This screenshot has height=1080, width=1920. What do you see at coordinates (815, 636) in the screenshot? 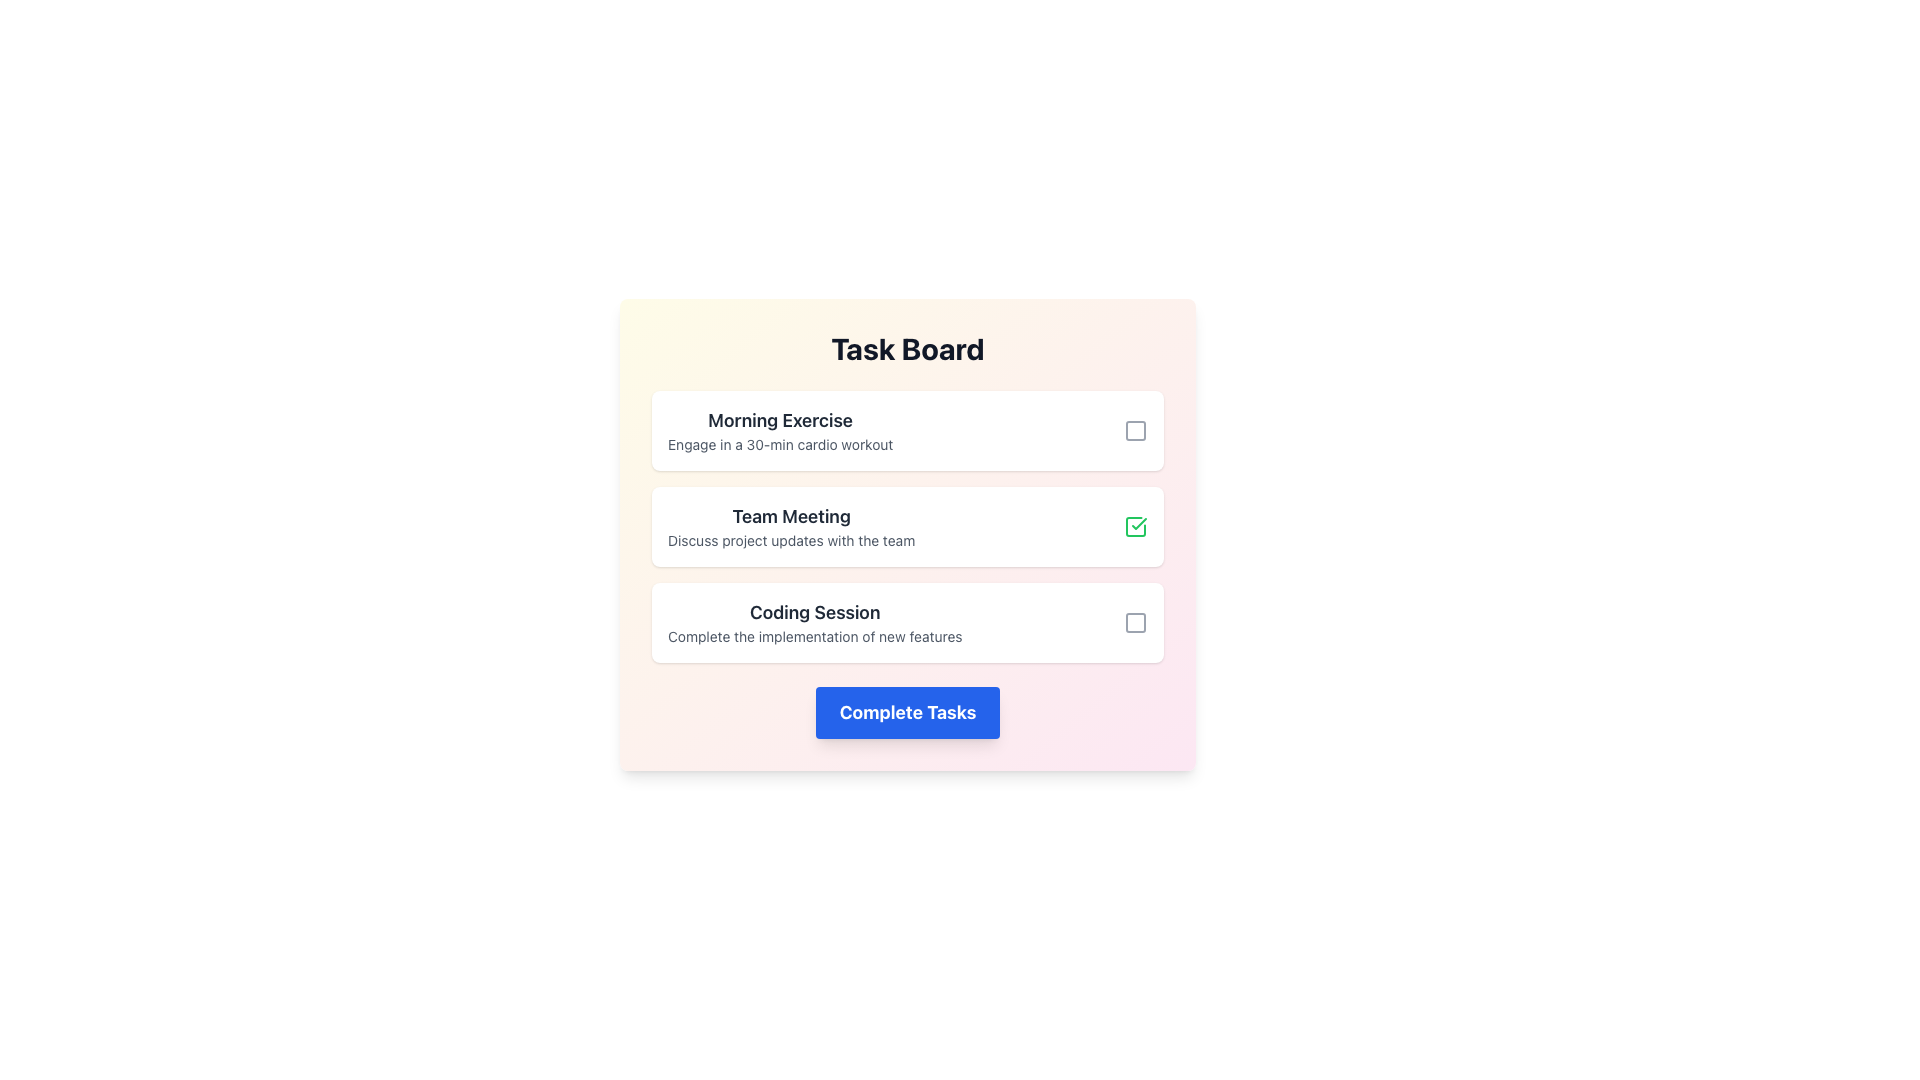
I see `the static text label that reads 'Complete the implementation of new features', which is positioned beneath the 'Coding Session' header` at bounding box center [815, 636].